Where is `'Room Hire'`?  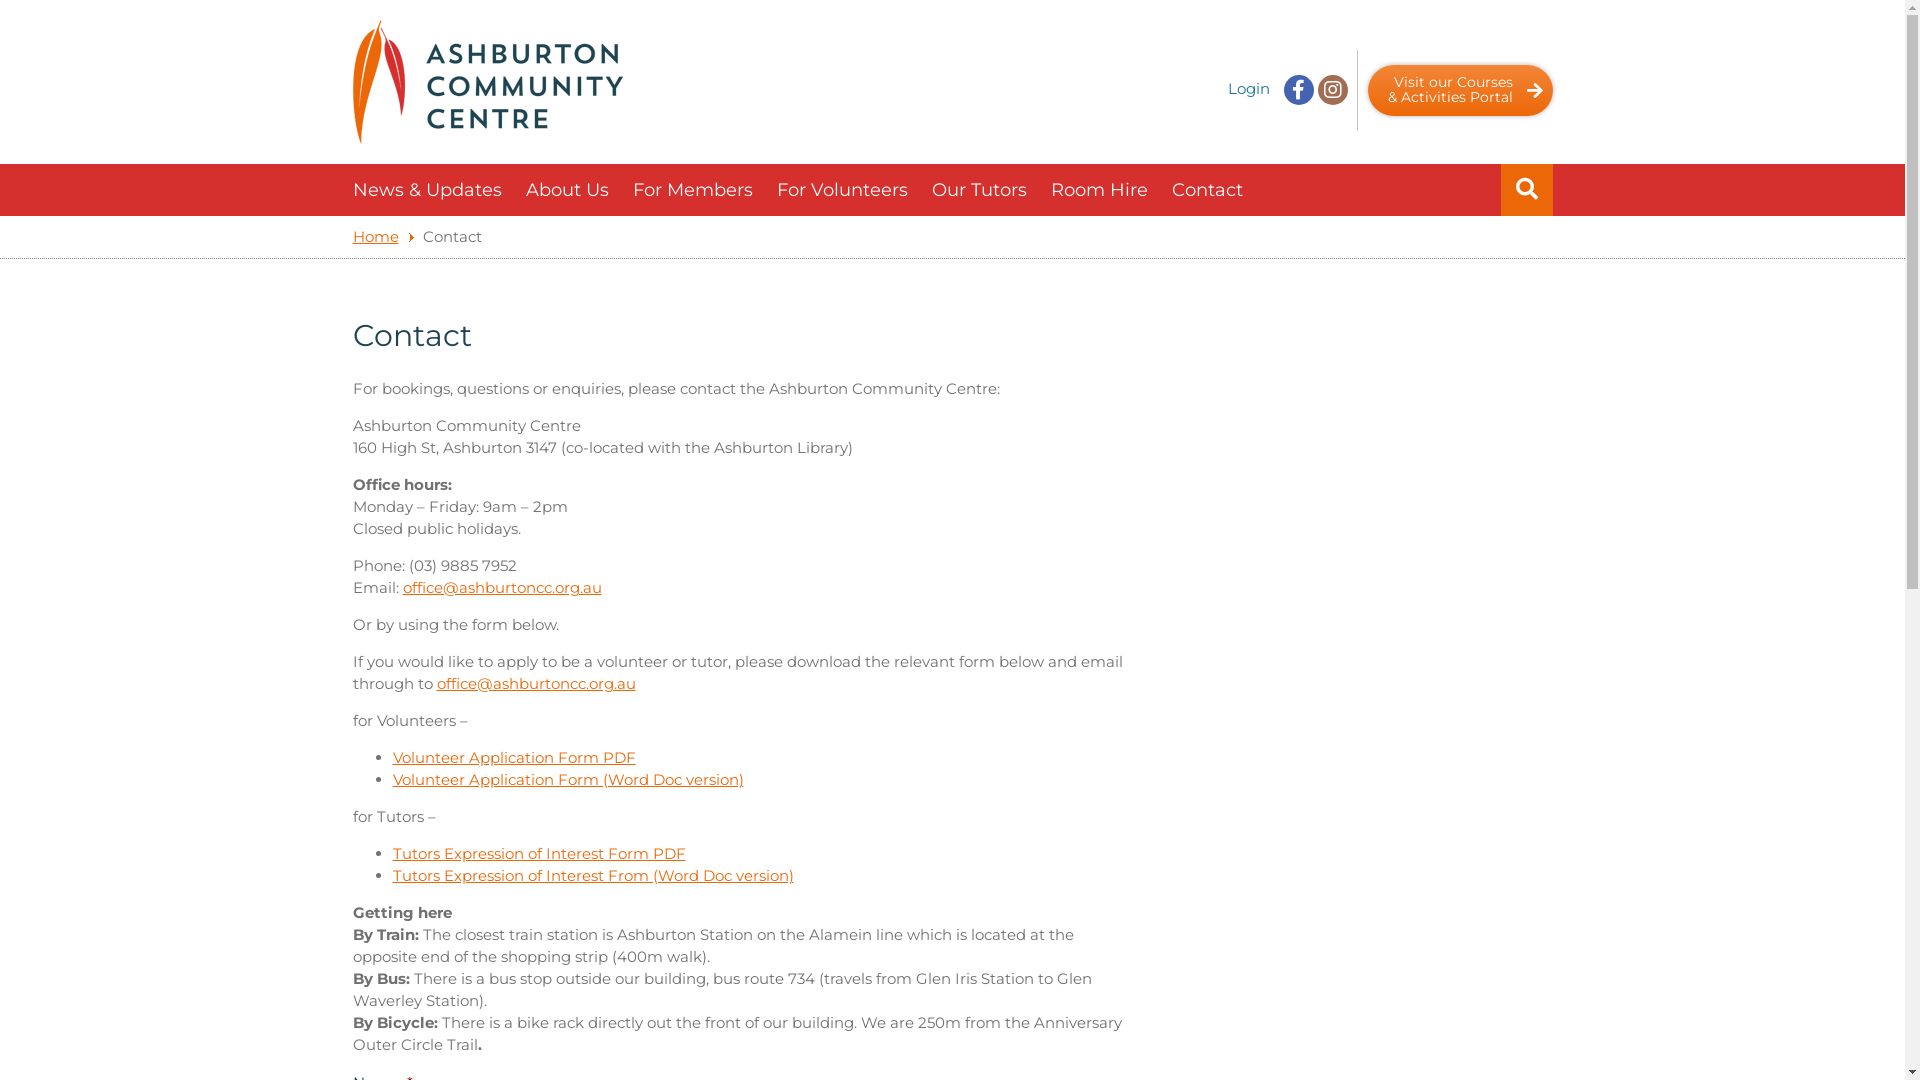
'Room Hire' is located at coordinates (1049, 189).